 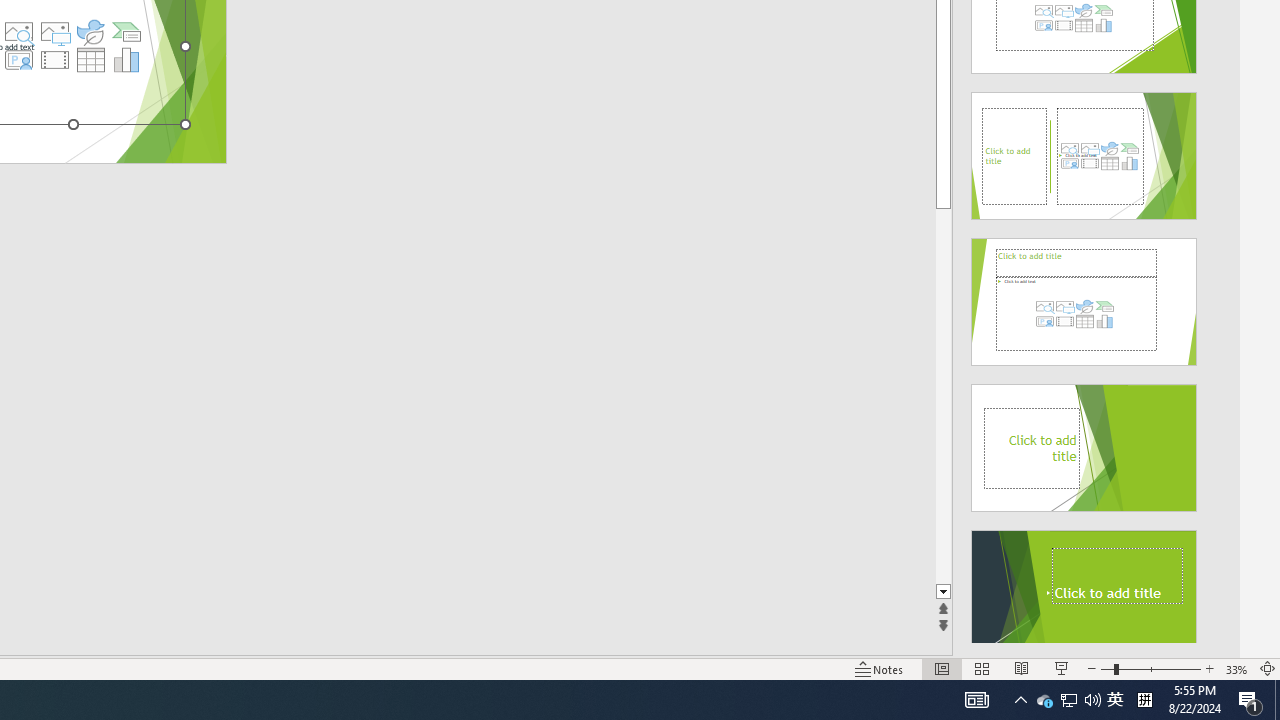 I want to click on 'Insert a SmartArt Graphic', so click(x=126, y=32).